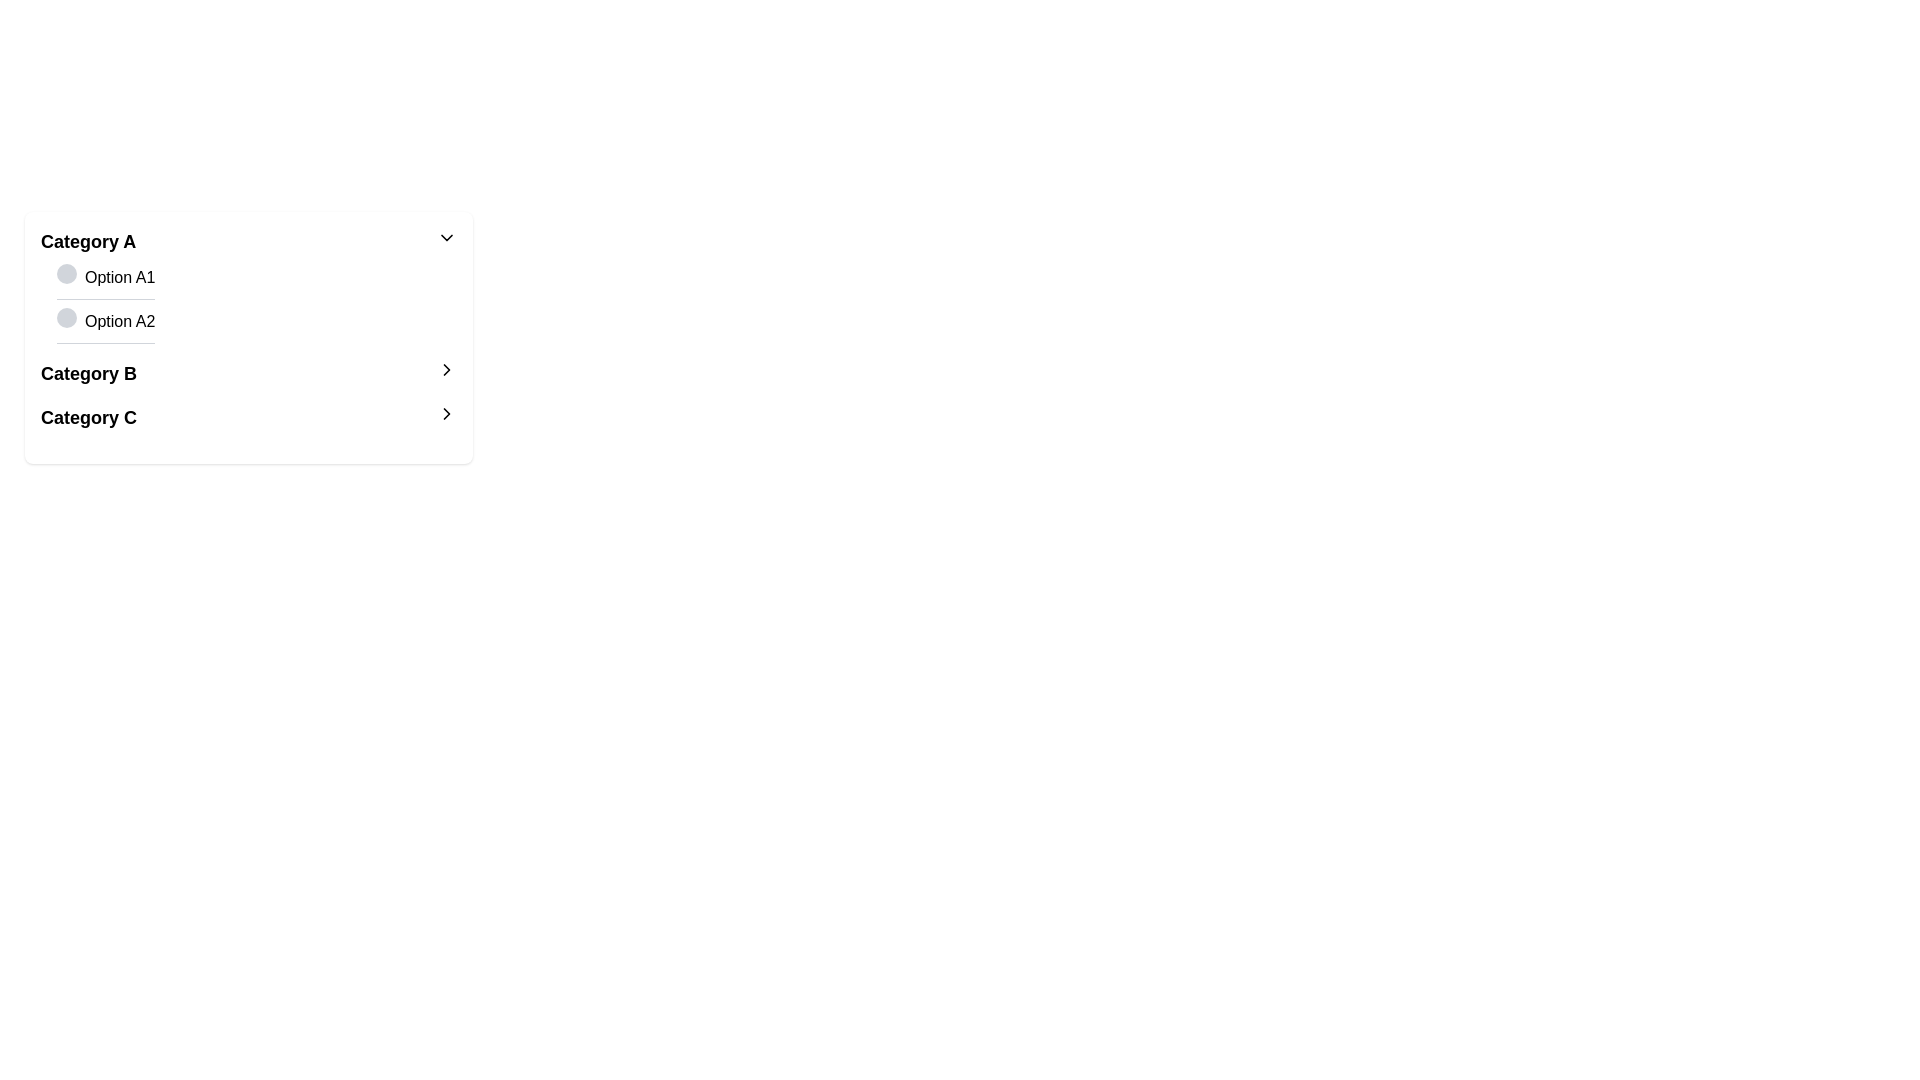  I want to click on the radio button labeled 'Option A1' to trigger visual feedback, so click(256, 281).